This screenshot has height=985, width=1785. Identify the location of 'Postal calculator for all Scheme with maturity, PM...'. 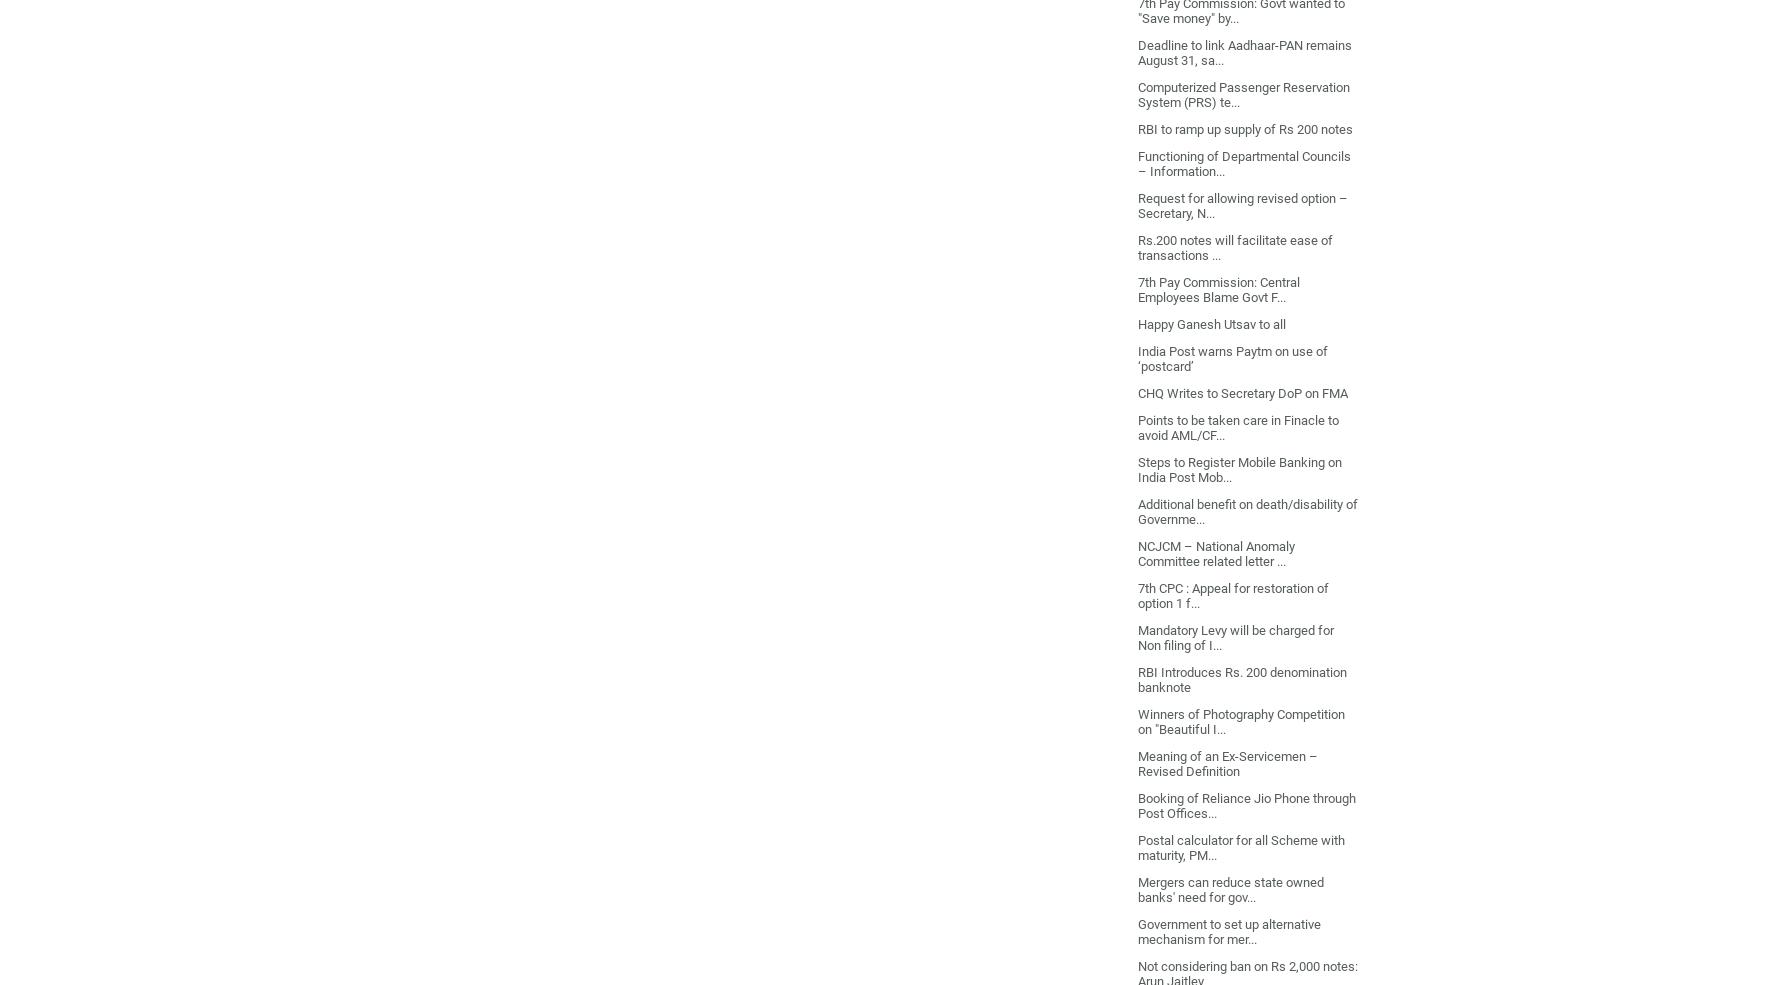
(1239, 846).